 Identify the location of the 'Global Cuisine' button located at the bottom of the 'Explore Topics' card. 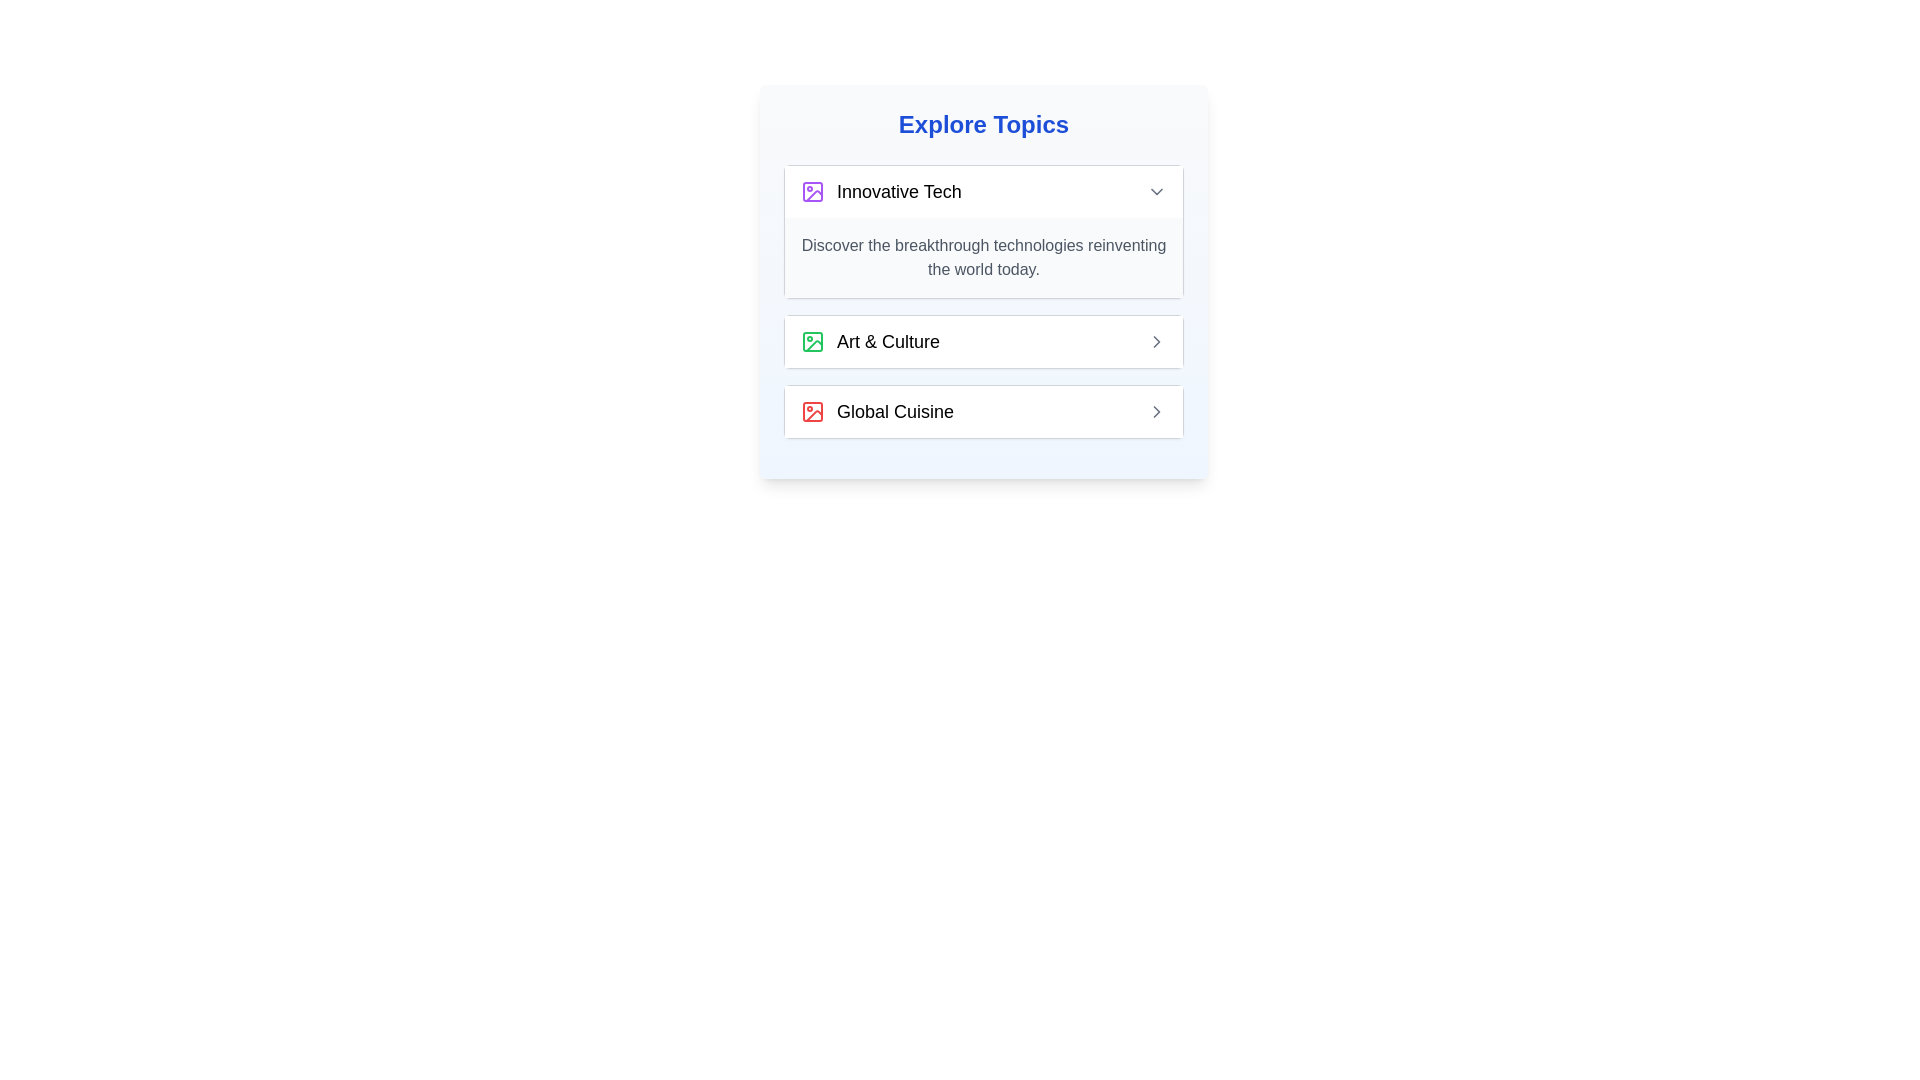
(983, 411).